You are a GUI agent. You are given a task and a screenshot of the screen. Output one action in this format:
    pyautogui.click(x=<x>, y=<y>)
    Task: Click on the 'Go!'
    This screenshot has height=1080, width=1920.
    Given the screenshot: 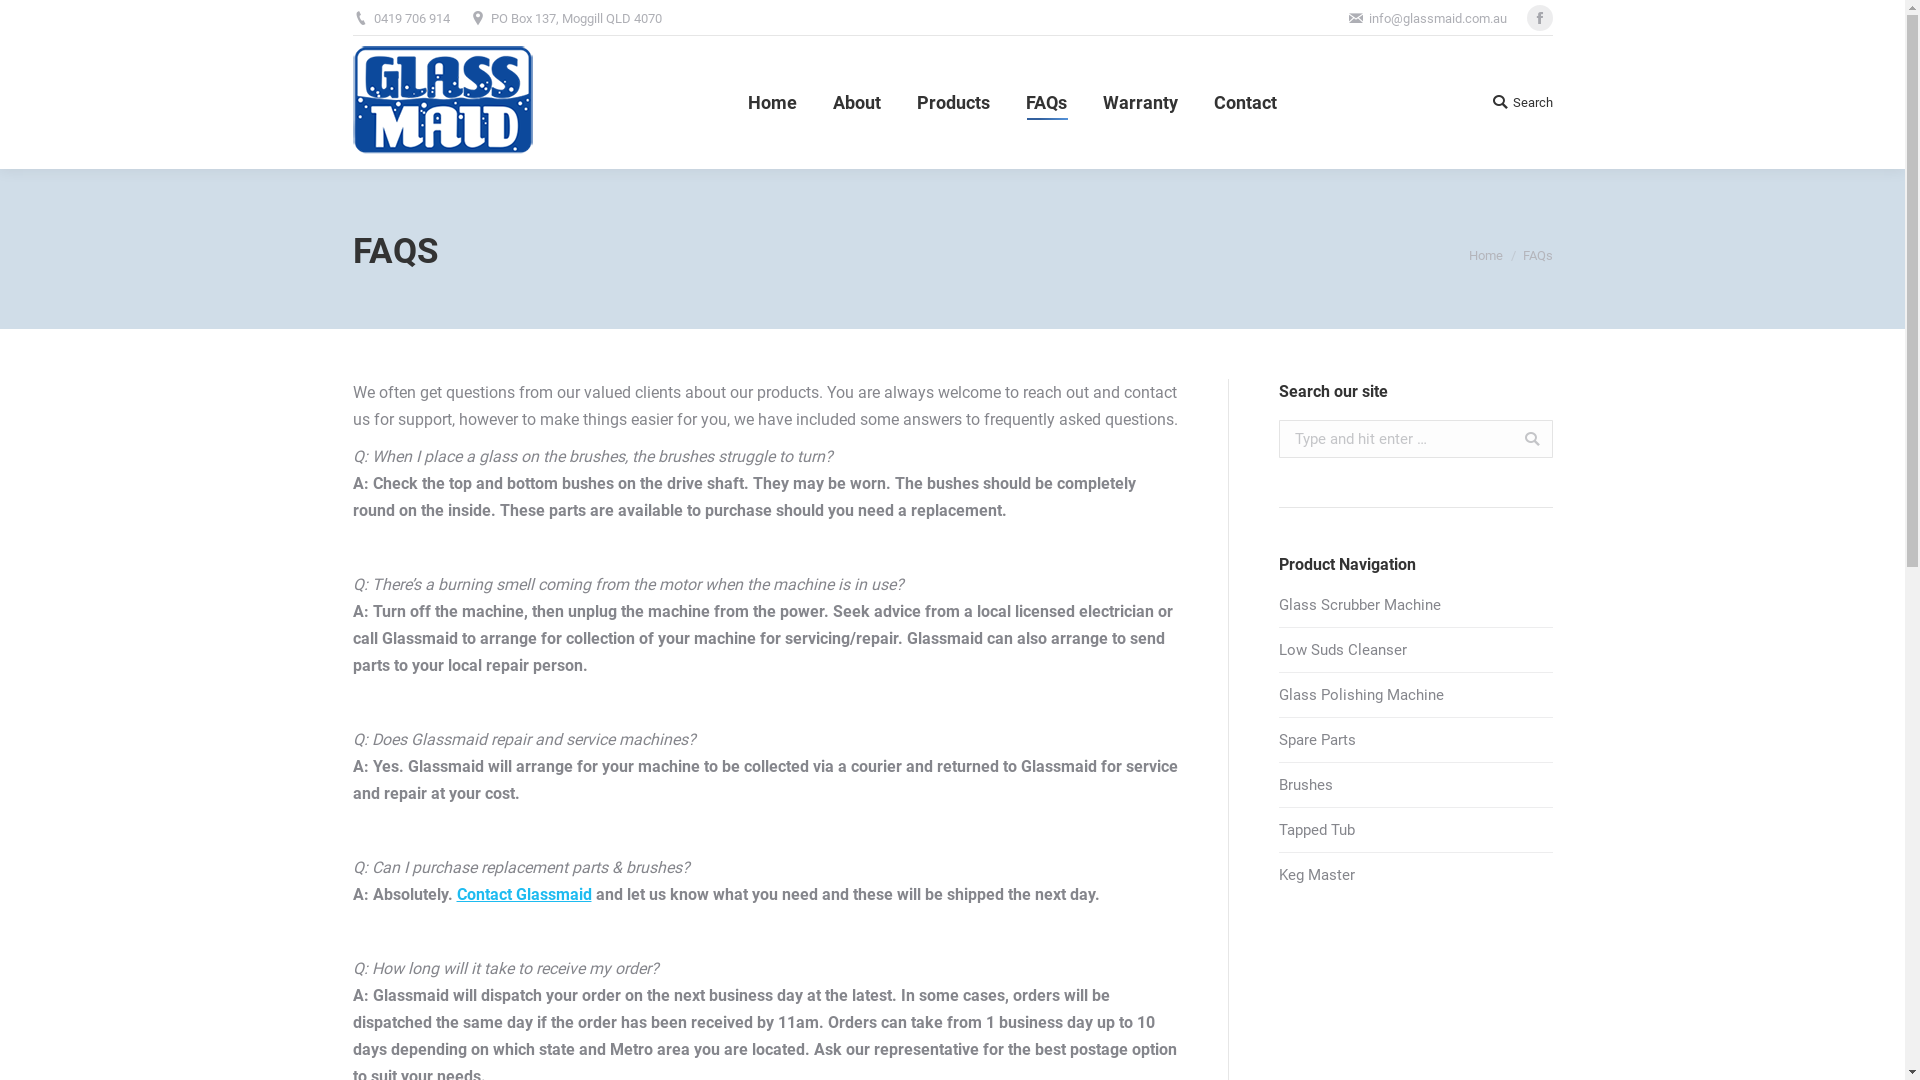 What is the action you would take?
    pyautogui.click(x=1506, y=438)
    